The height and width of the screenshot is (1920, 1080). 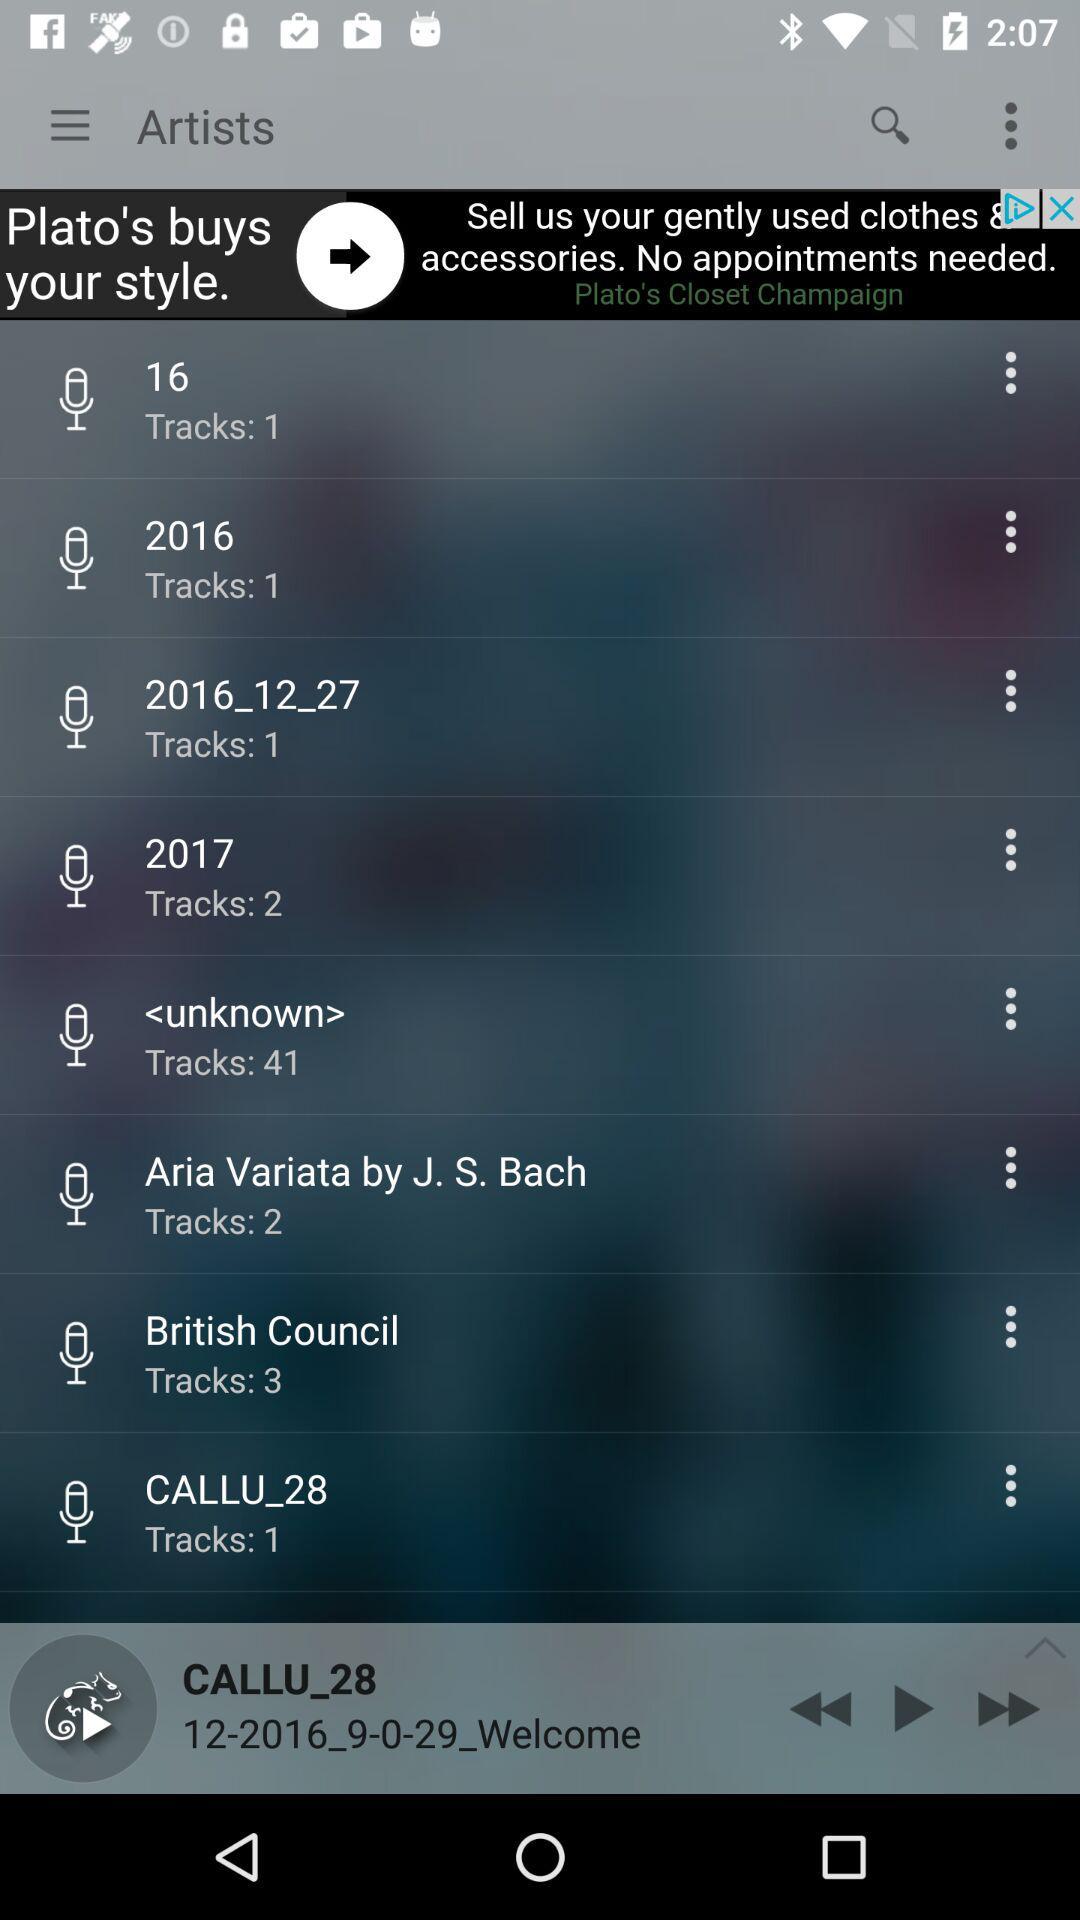 What do you see at coordinates (914, 1707) in the screenshot?
I see `the send icon` at bounding box center [914, 1707].